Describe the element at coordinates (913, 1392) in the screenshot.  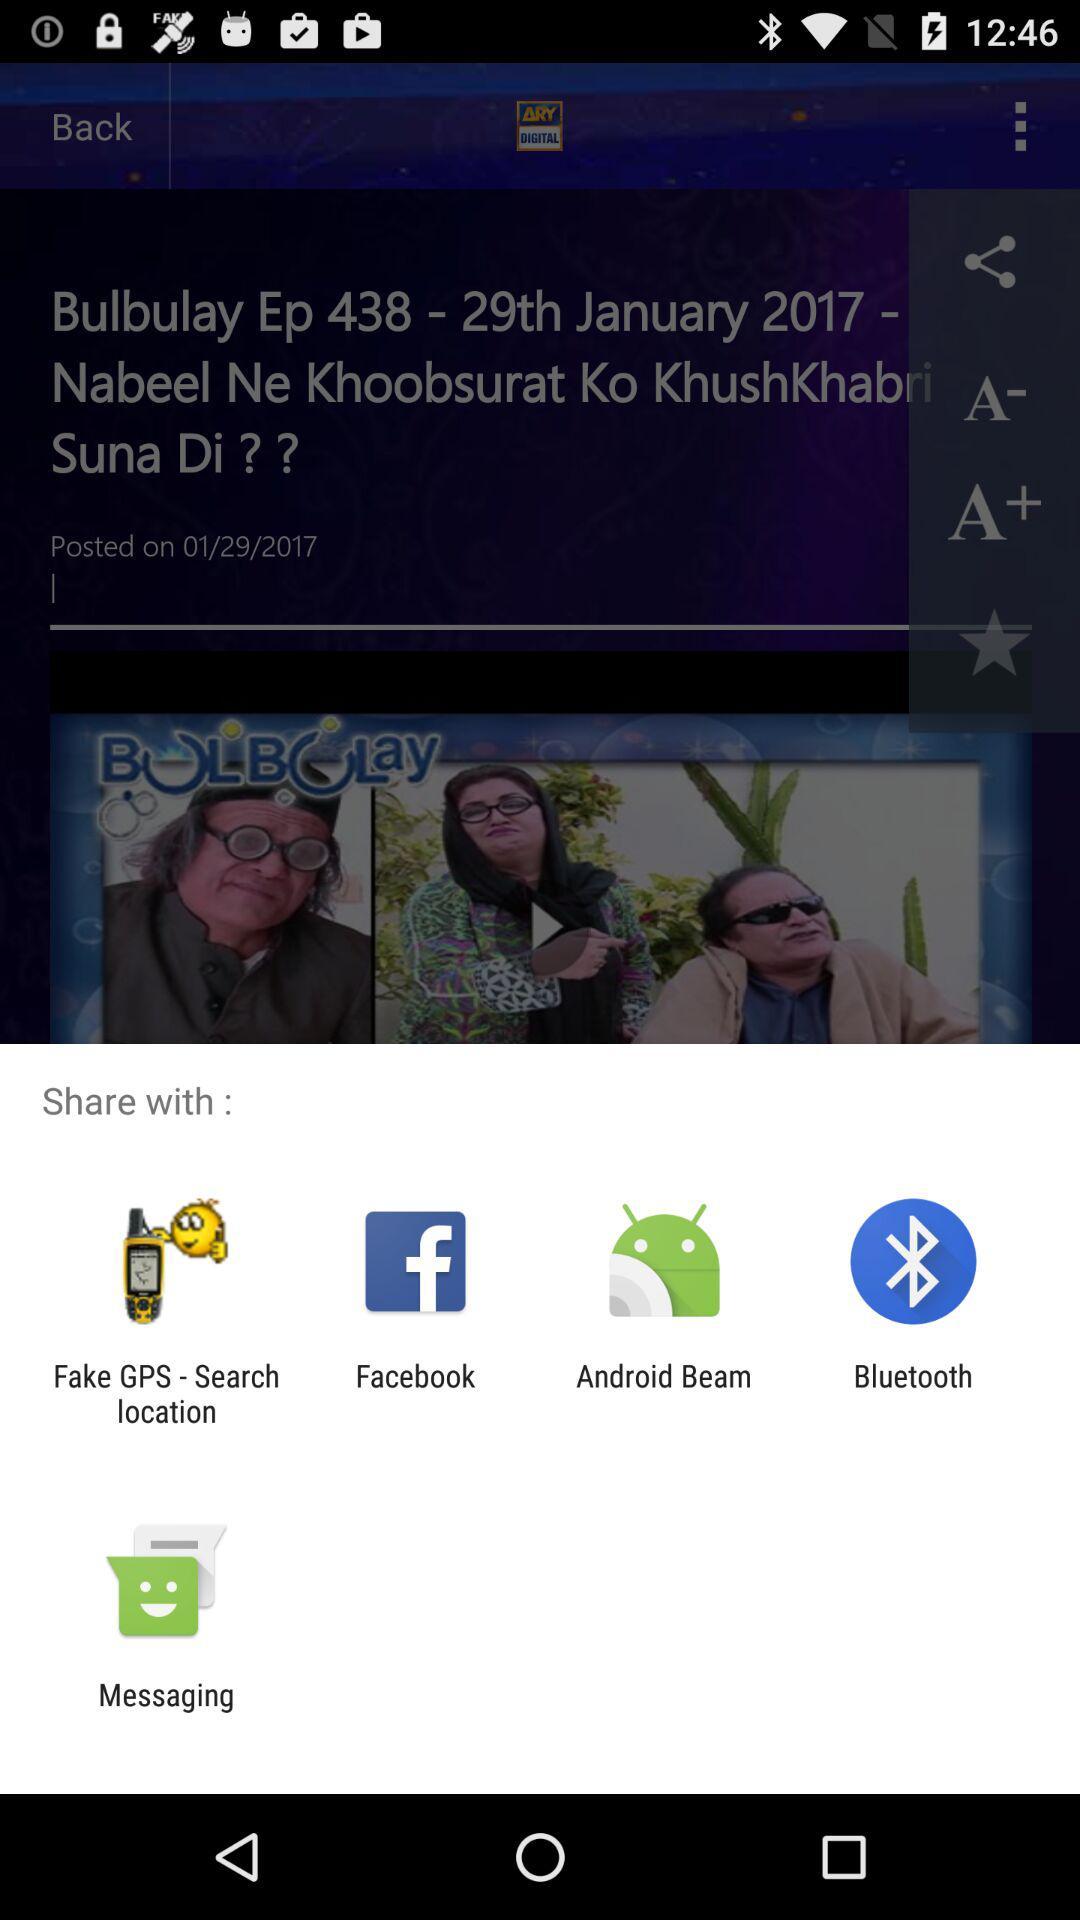
I see `app to the right of android beam item` at that location.